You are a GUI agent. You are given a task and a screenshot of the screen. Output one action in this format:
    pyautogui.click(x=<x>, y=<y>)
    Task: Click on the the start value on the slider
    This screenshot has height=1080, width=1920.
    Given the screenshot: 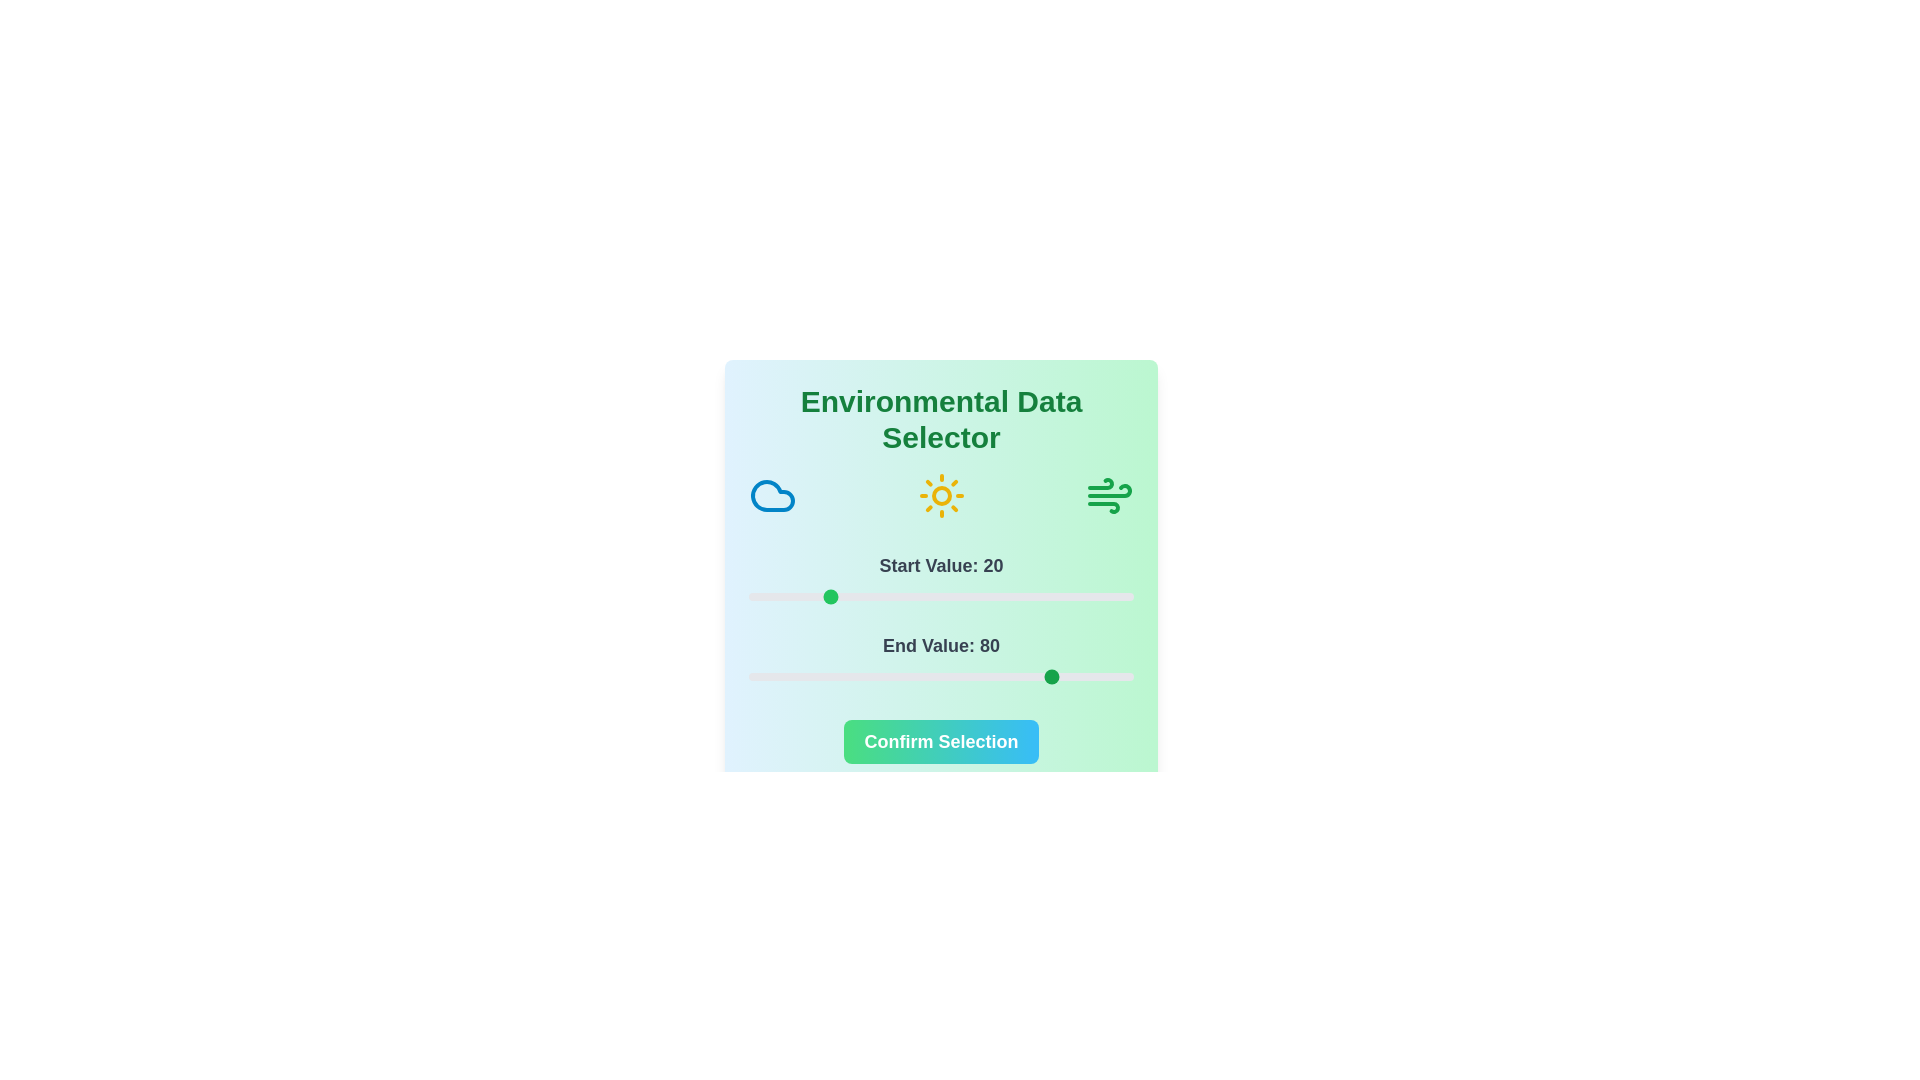 What is the action you would take?
    pyautogui.click(x=1122, y=596)
    